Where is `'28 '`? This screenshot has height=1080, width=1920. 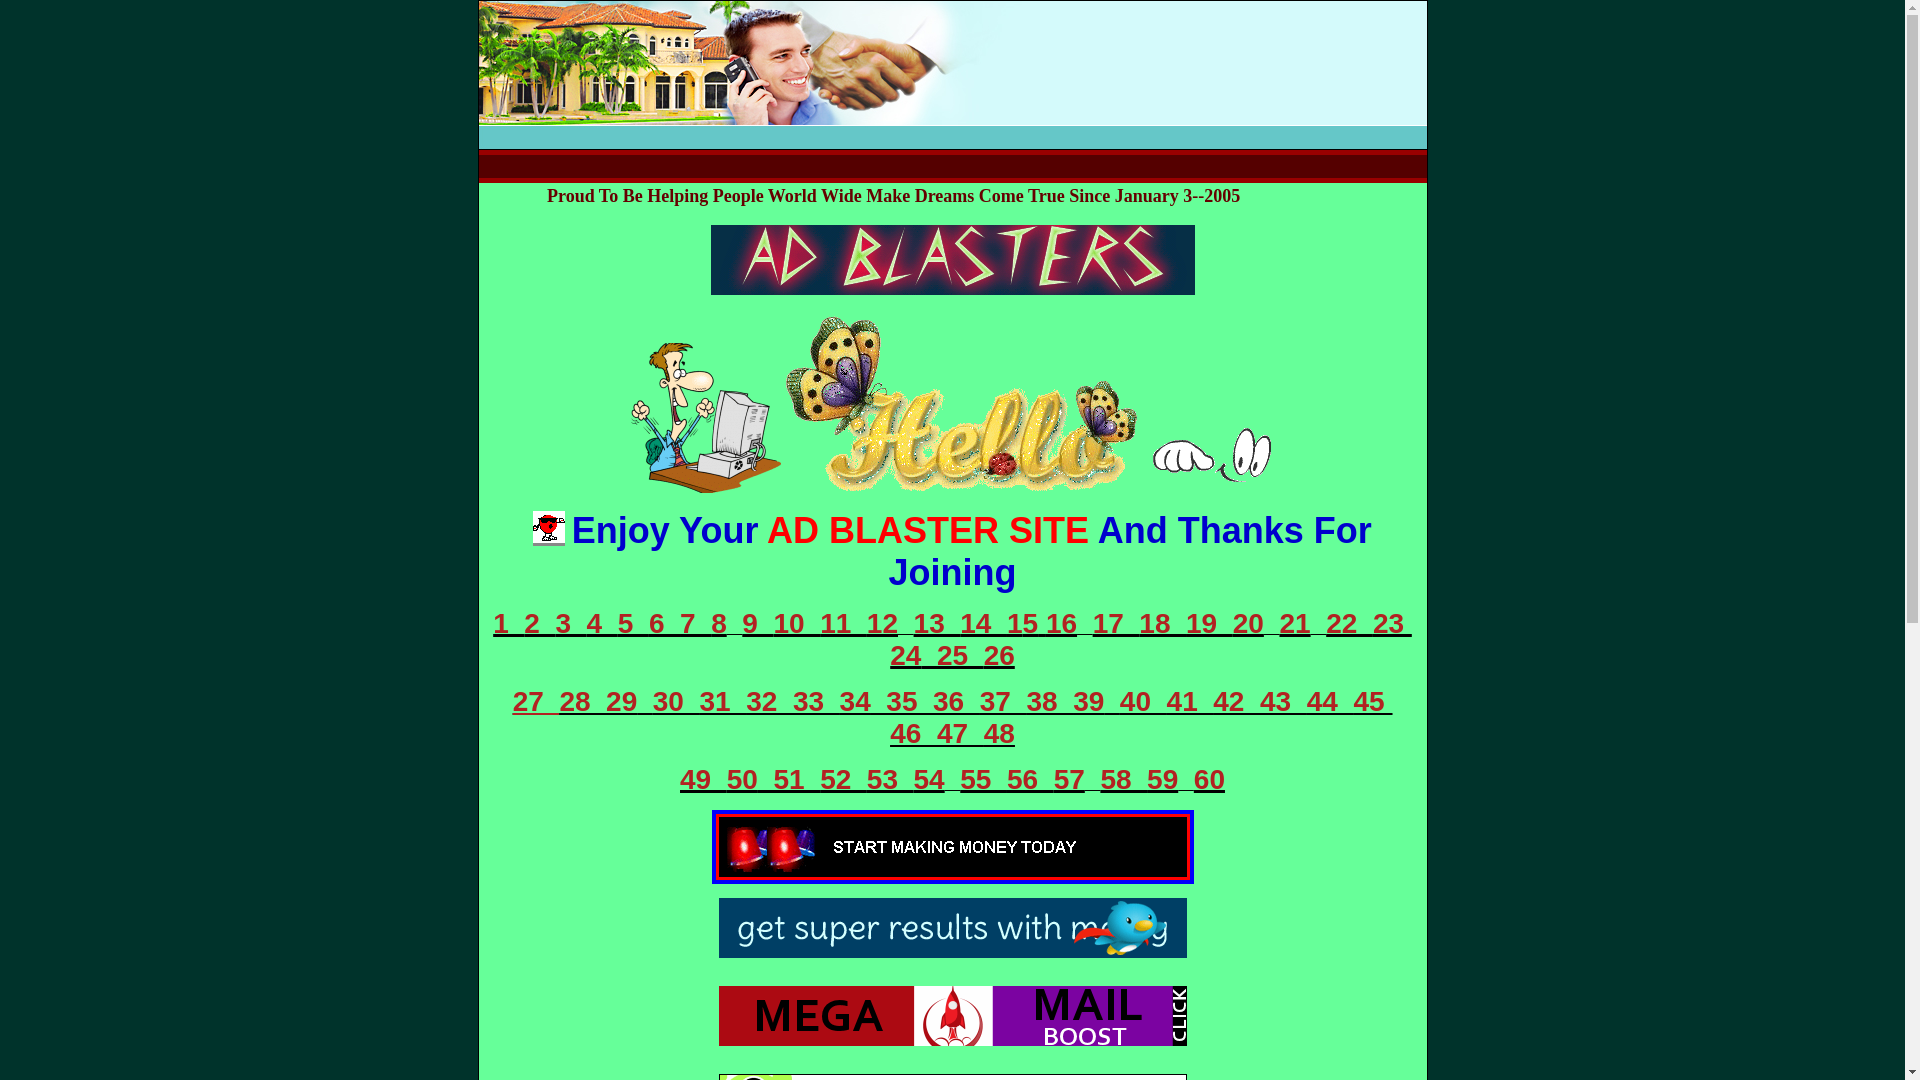 '28 ' is located at coordinates (581, 700).